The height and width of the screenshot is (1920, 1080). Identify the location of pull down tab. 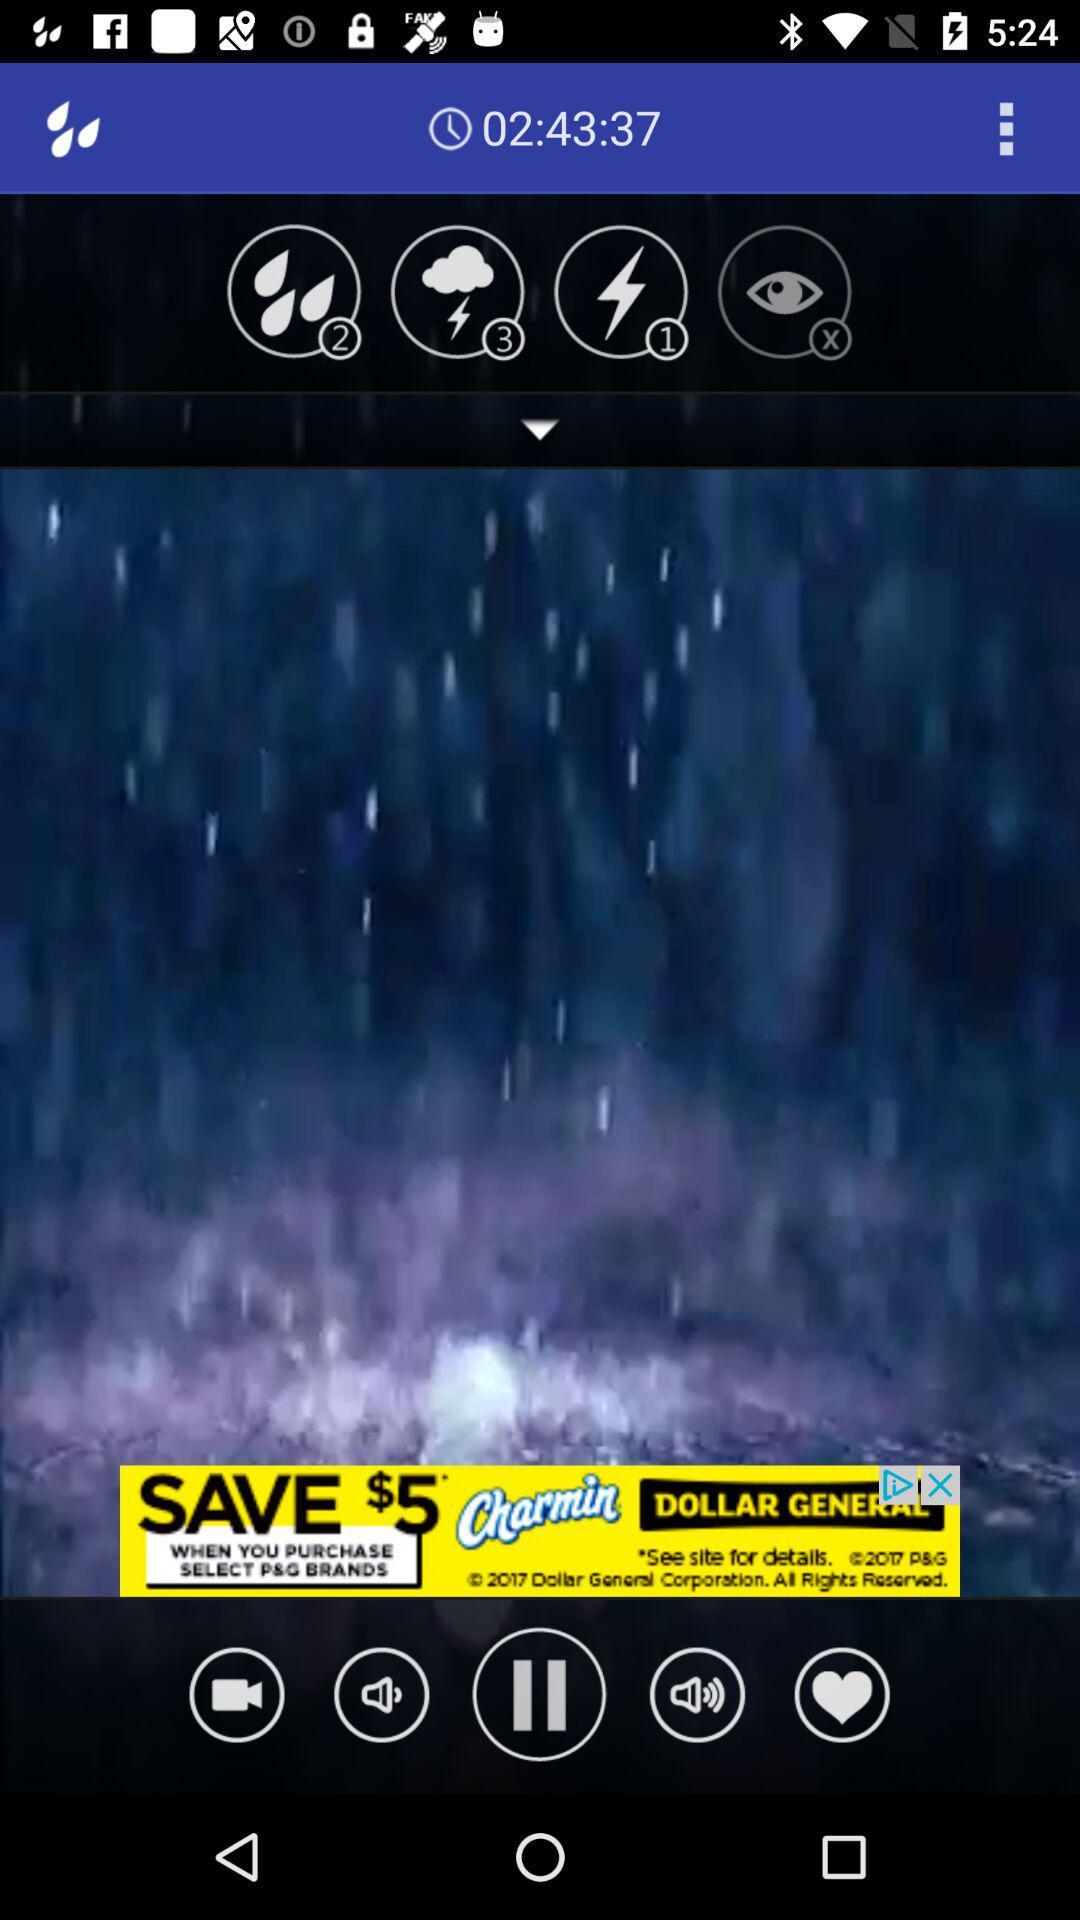
(540, 429).